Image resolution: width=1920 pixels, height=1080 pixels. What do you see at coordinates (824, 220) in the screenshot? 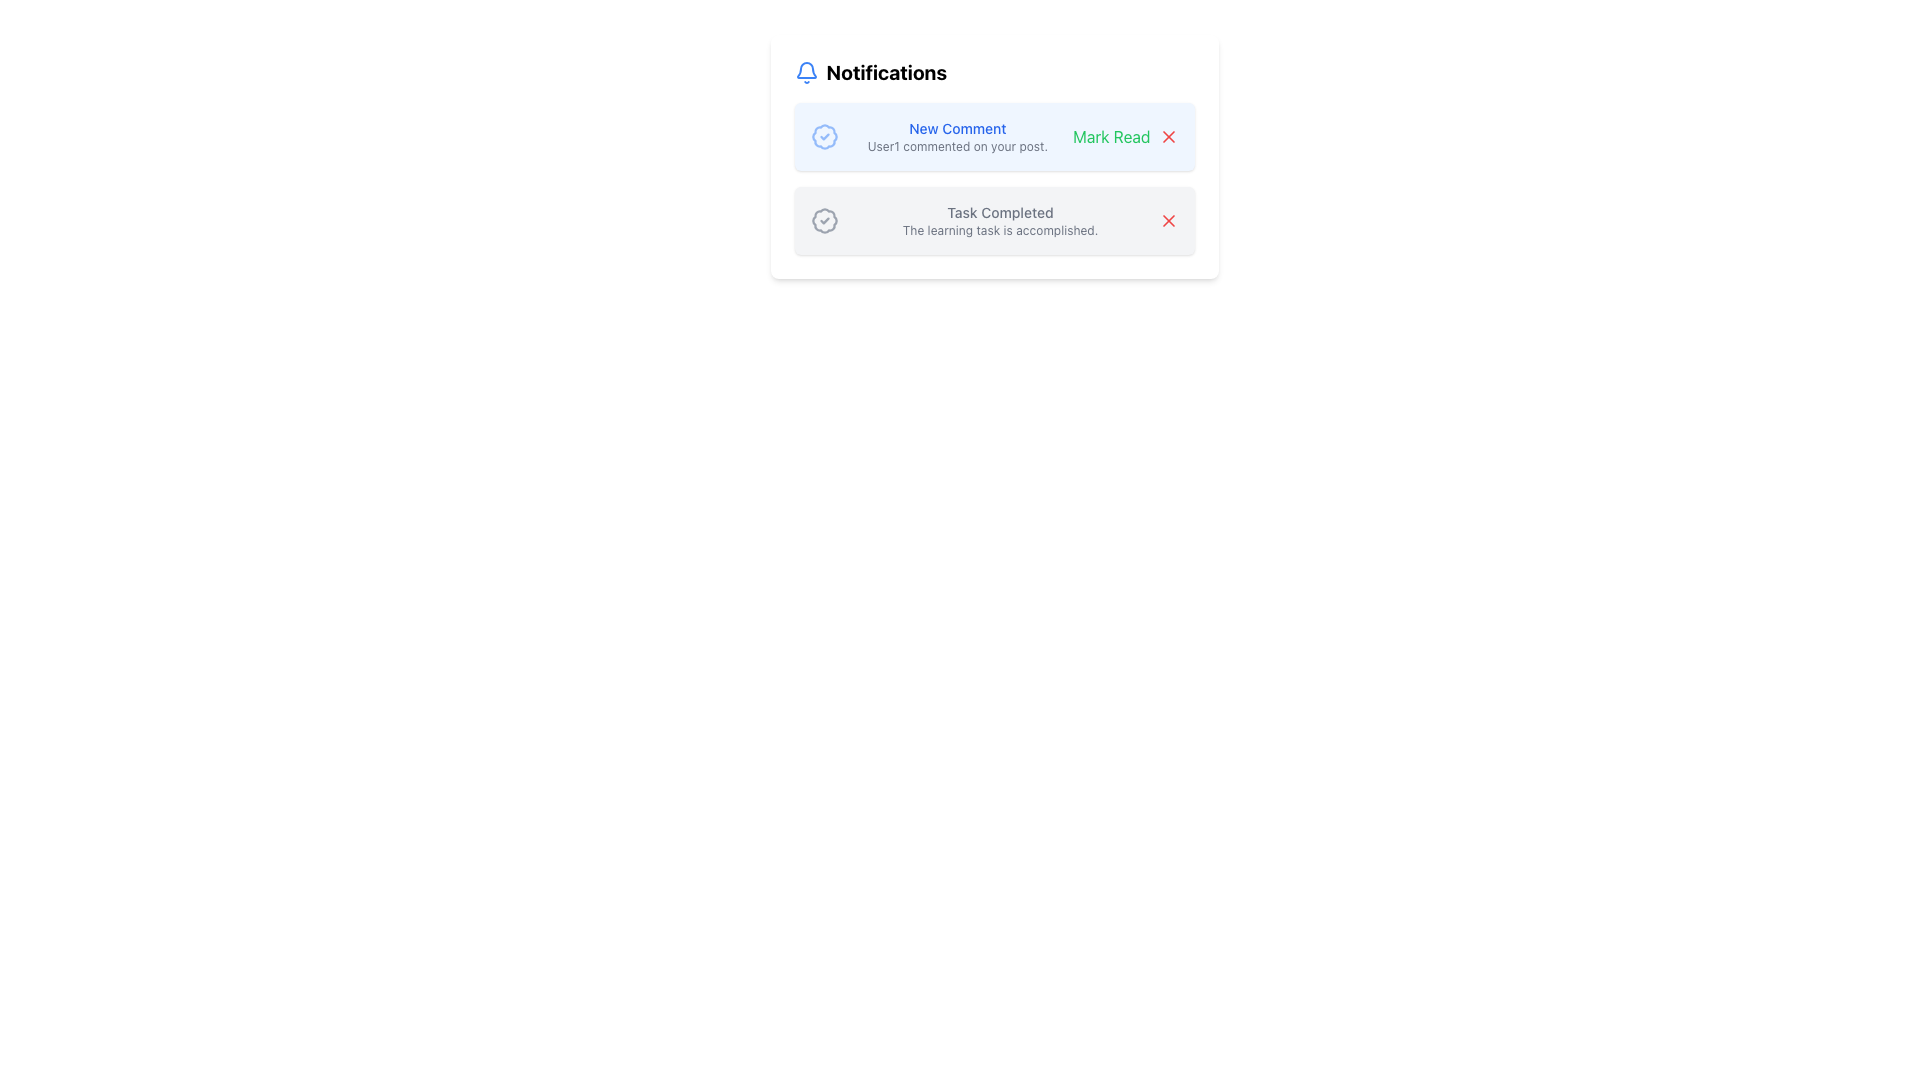
I see `the icon that signifies the completion status of the task, indicated by the text 'Task Completed', as it acts as a button` at bounding box center [824, 220].